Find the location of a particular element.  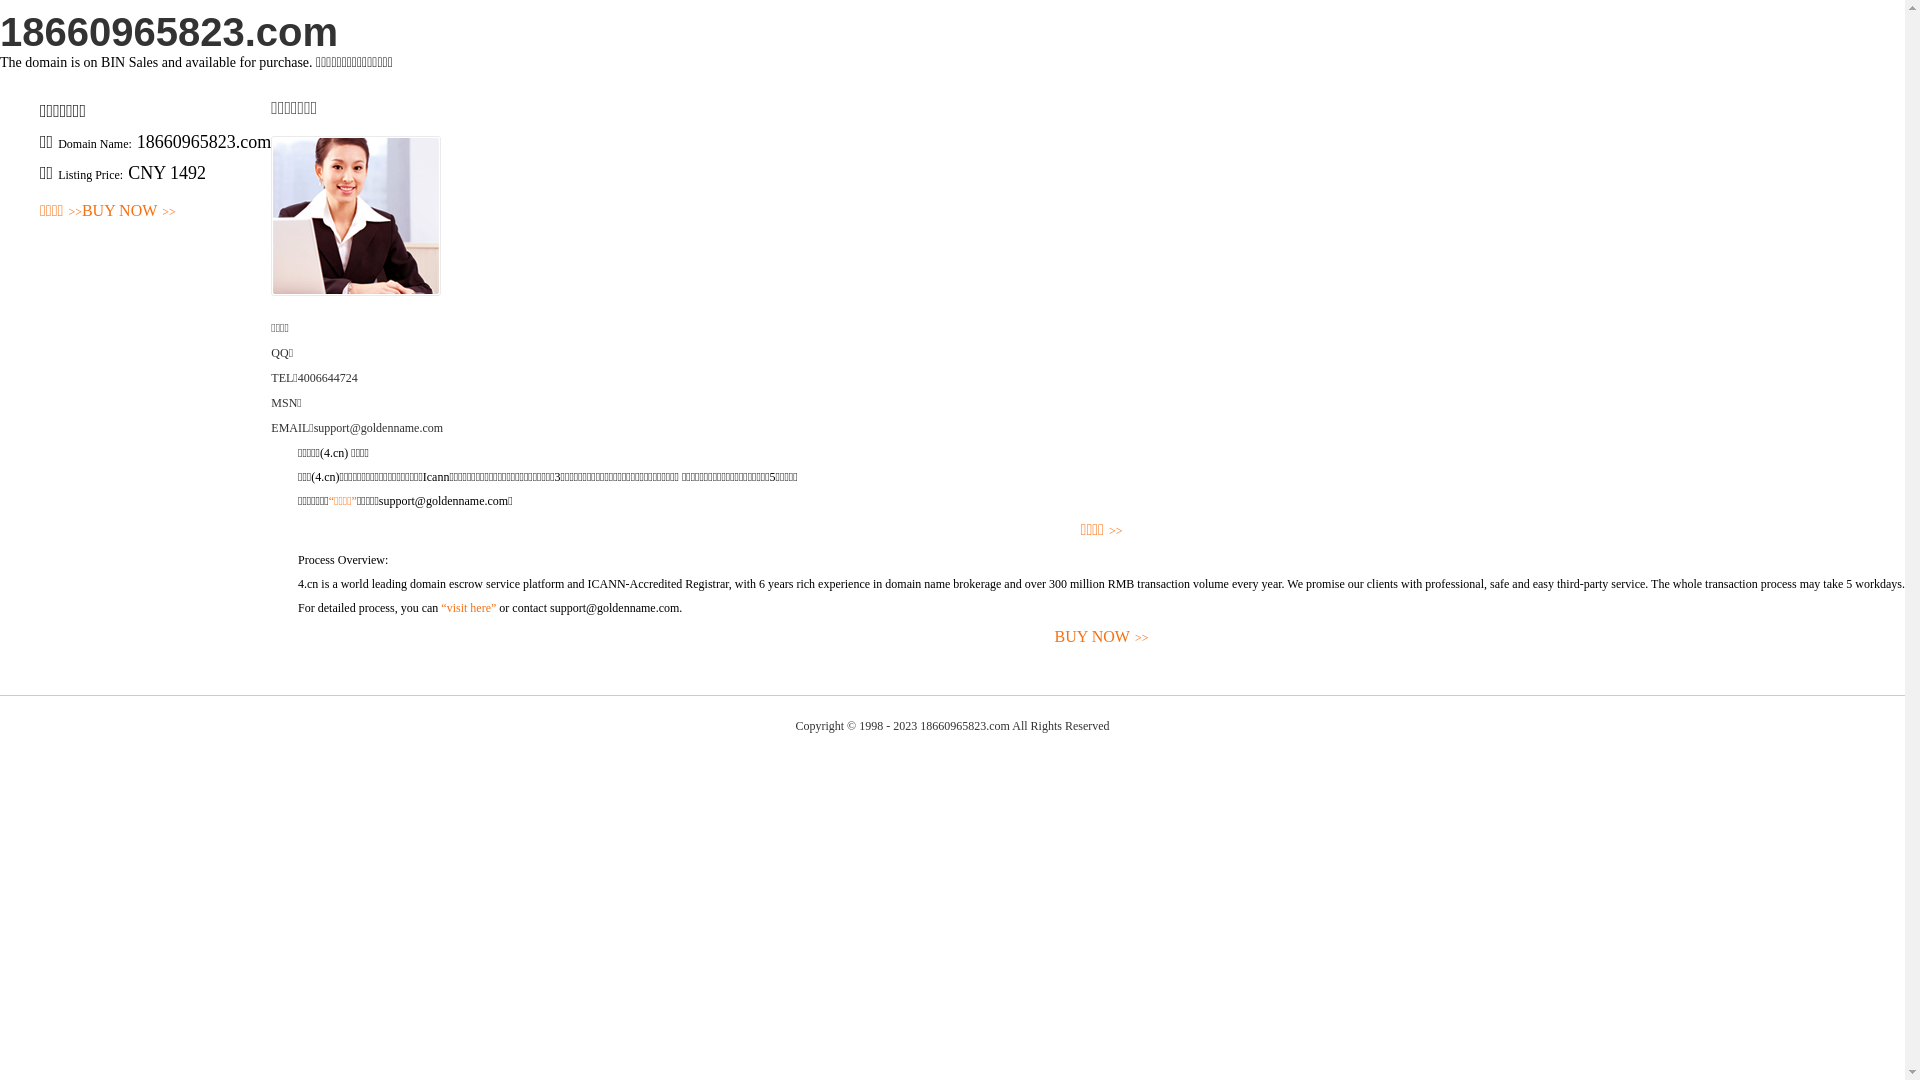

'BUY NOW>>' is located at coordinates (1100, 637).